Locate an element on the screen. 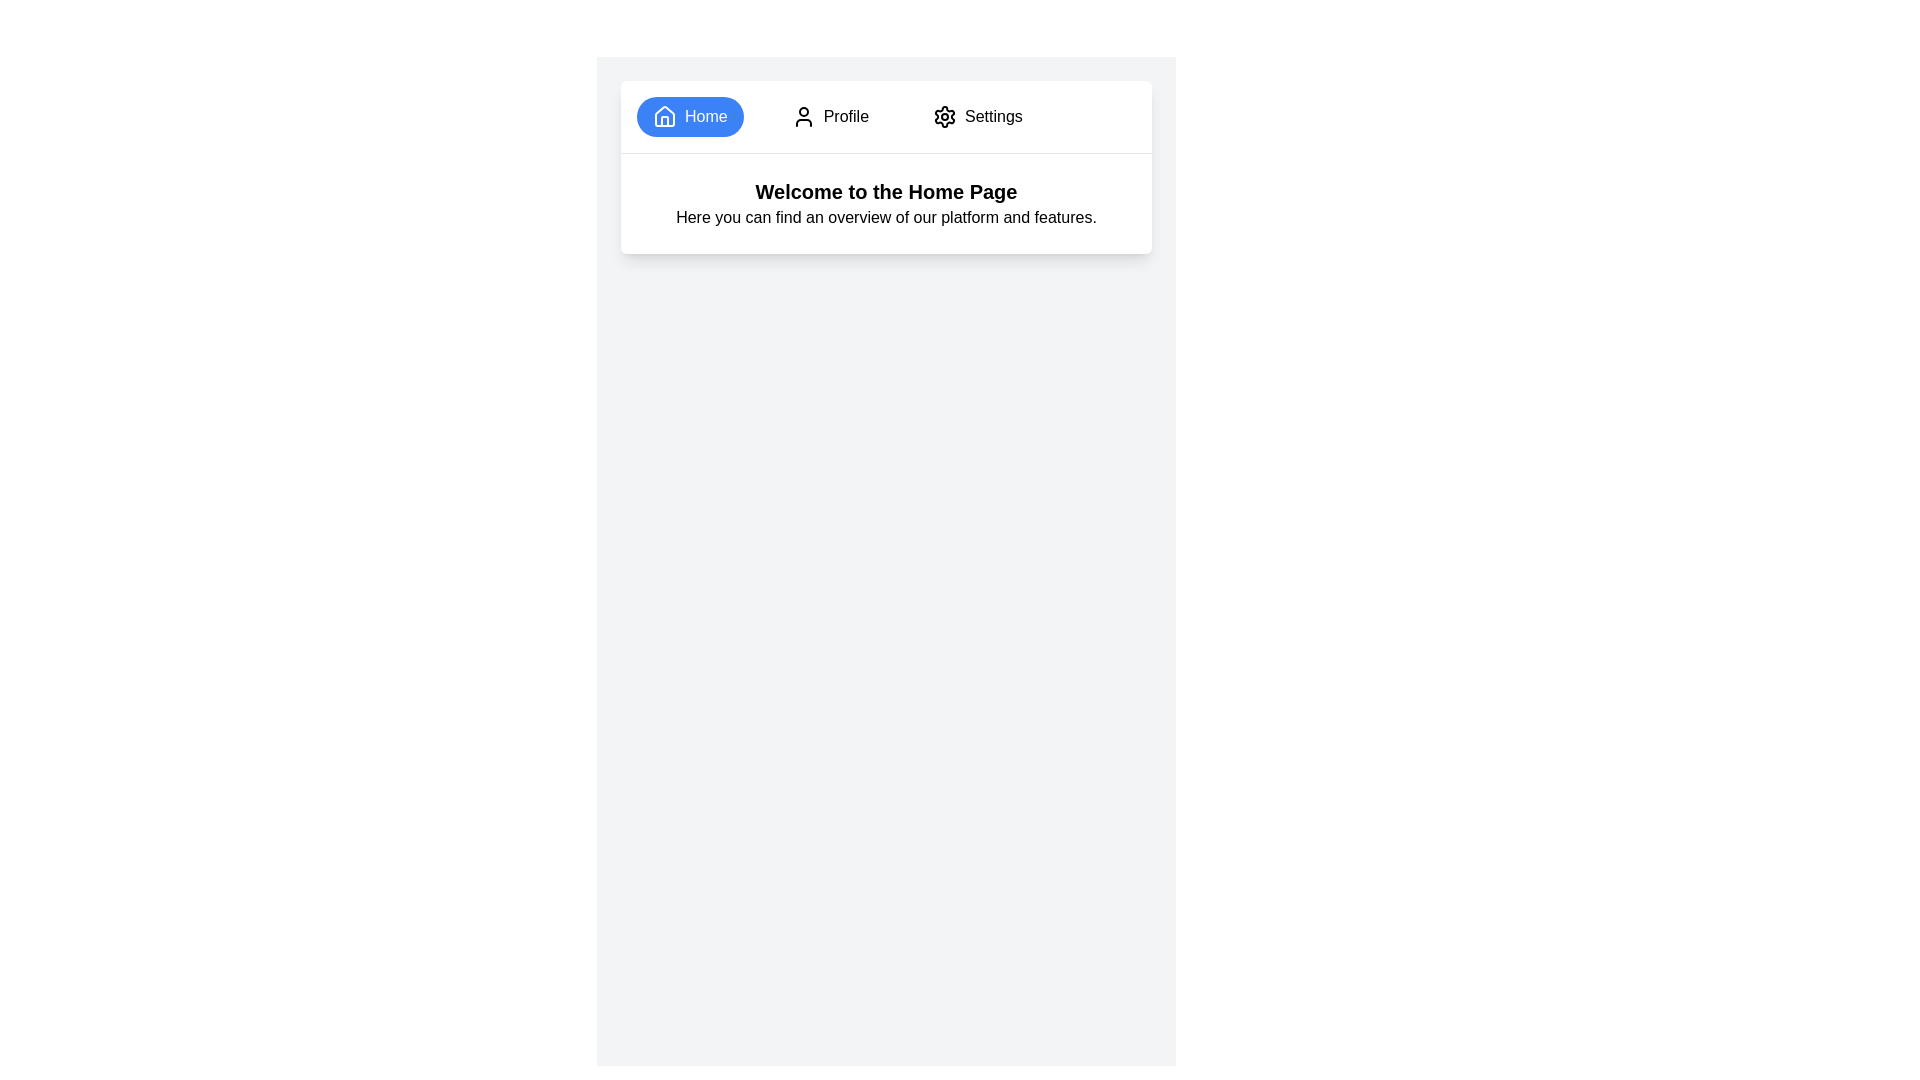  the descriptive text paragraph located beneath the 'Welcome to the Home Page' header, which provides introductory information about the platform's features is located at coordinates (885, 218).